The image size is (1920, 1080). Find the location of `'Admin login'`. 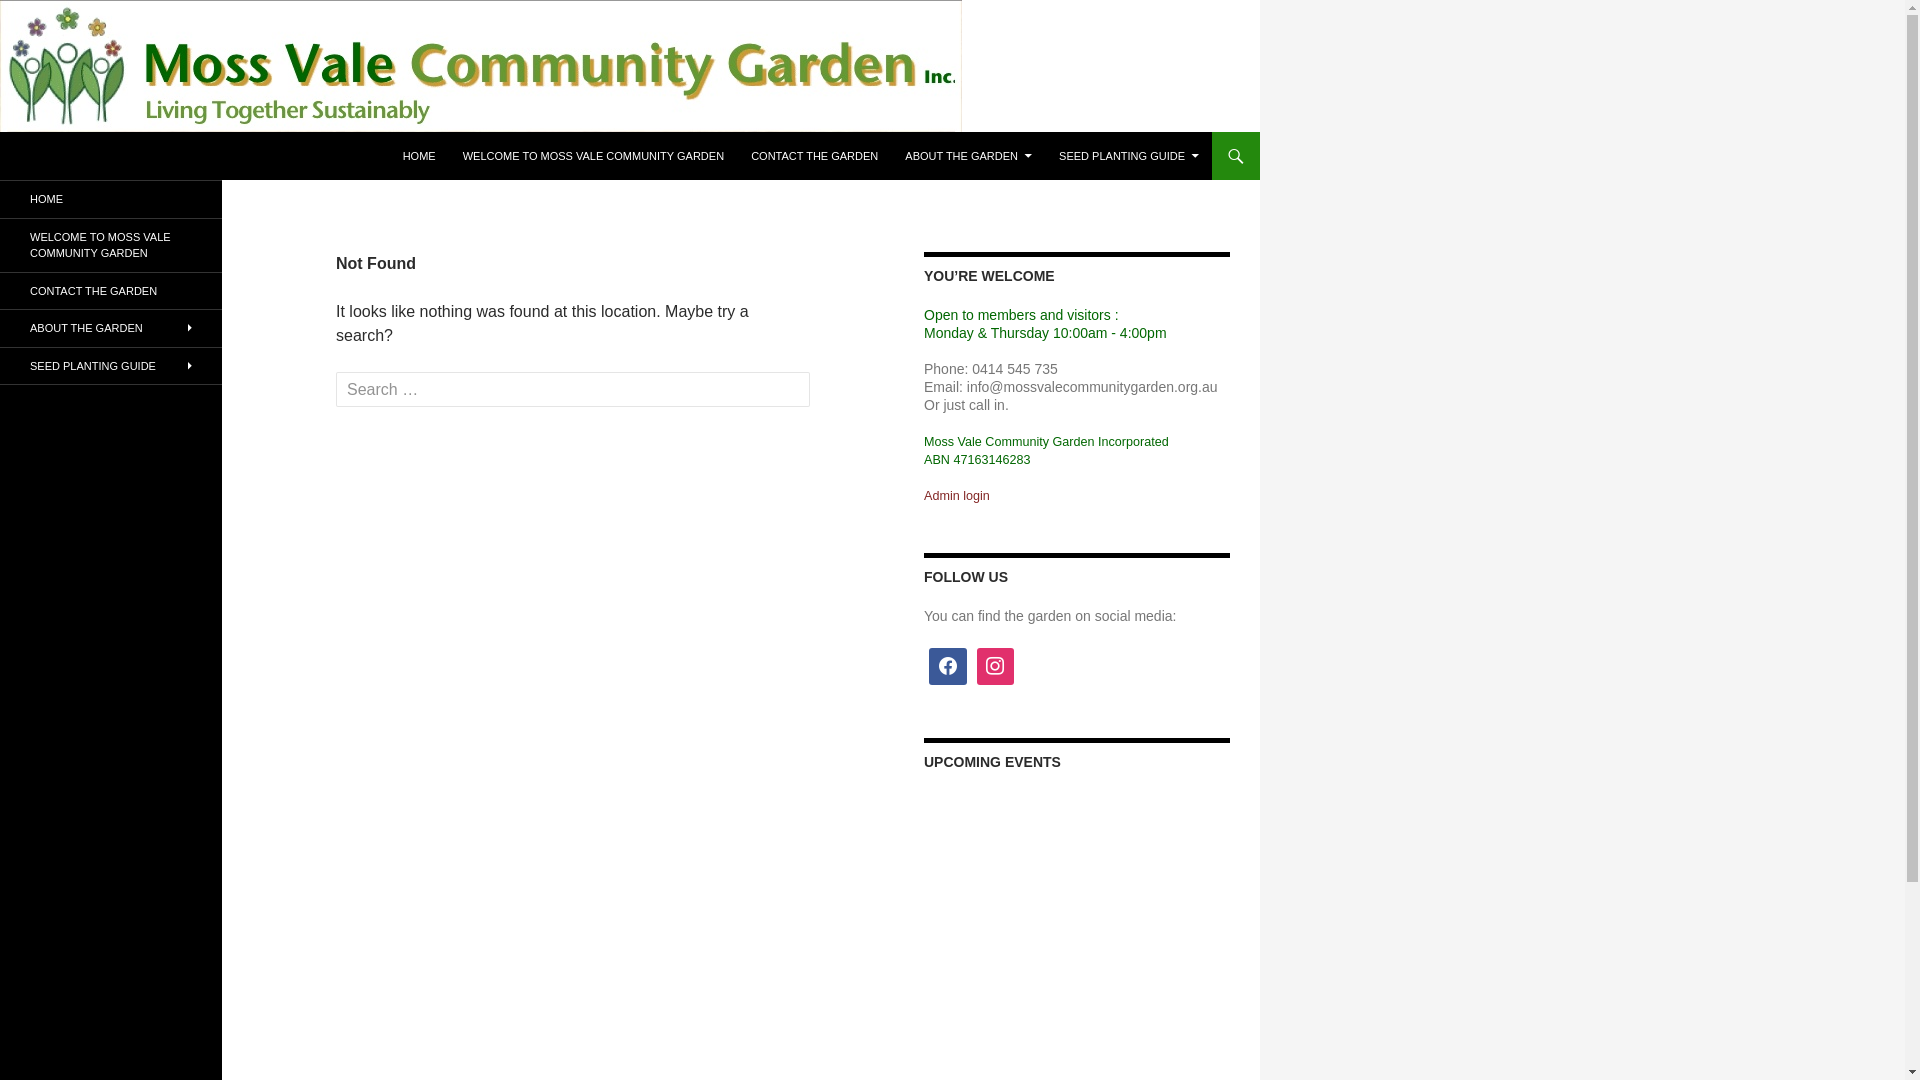

'Admin login' is located at coordinates (955, 494).